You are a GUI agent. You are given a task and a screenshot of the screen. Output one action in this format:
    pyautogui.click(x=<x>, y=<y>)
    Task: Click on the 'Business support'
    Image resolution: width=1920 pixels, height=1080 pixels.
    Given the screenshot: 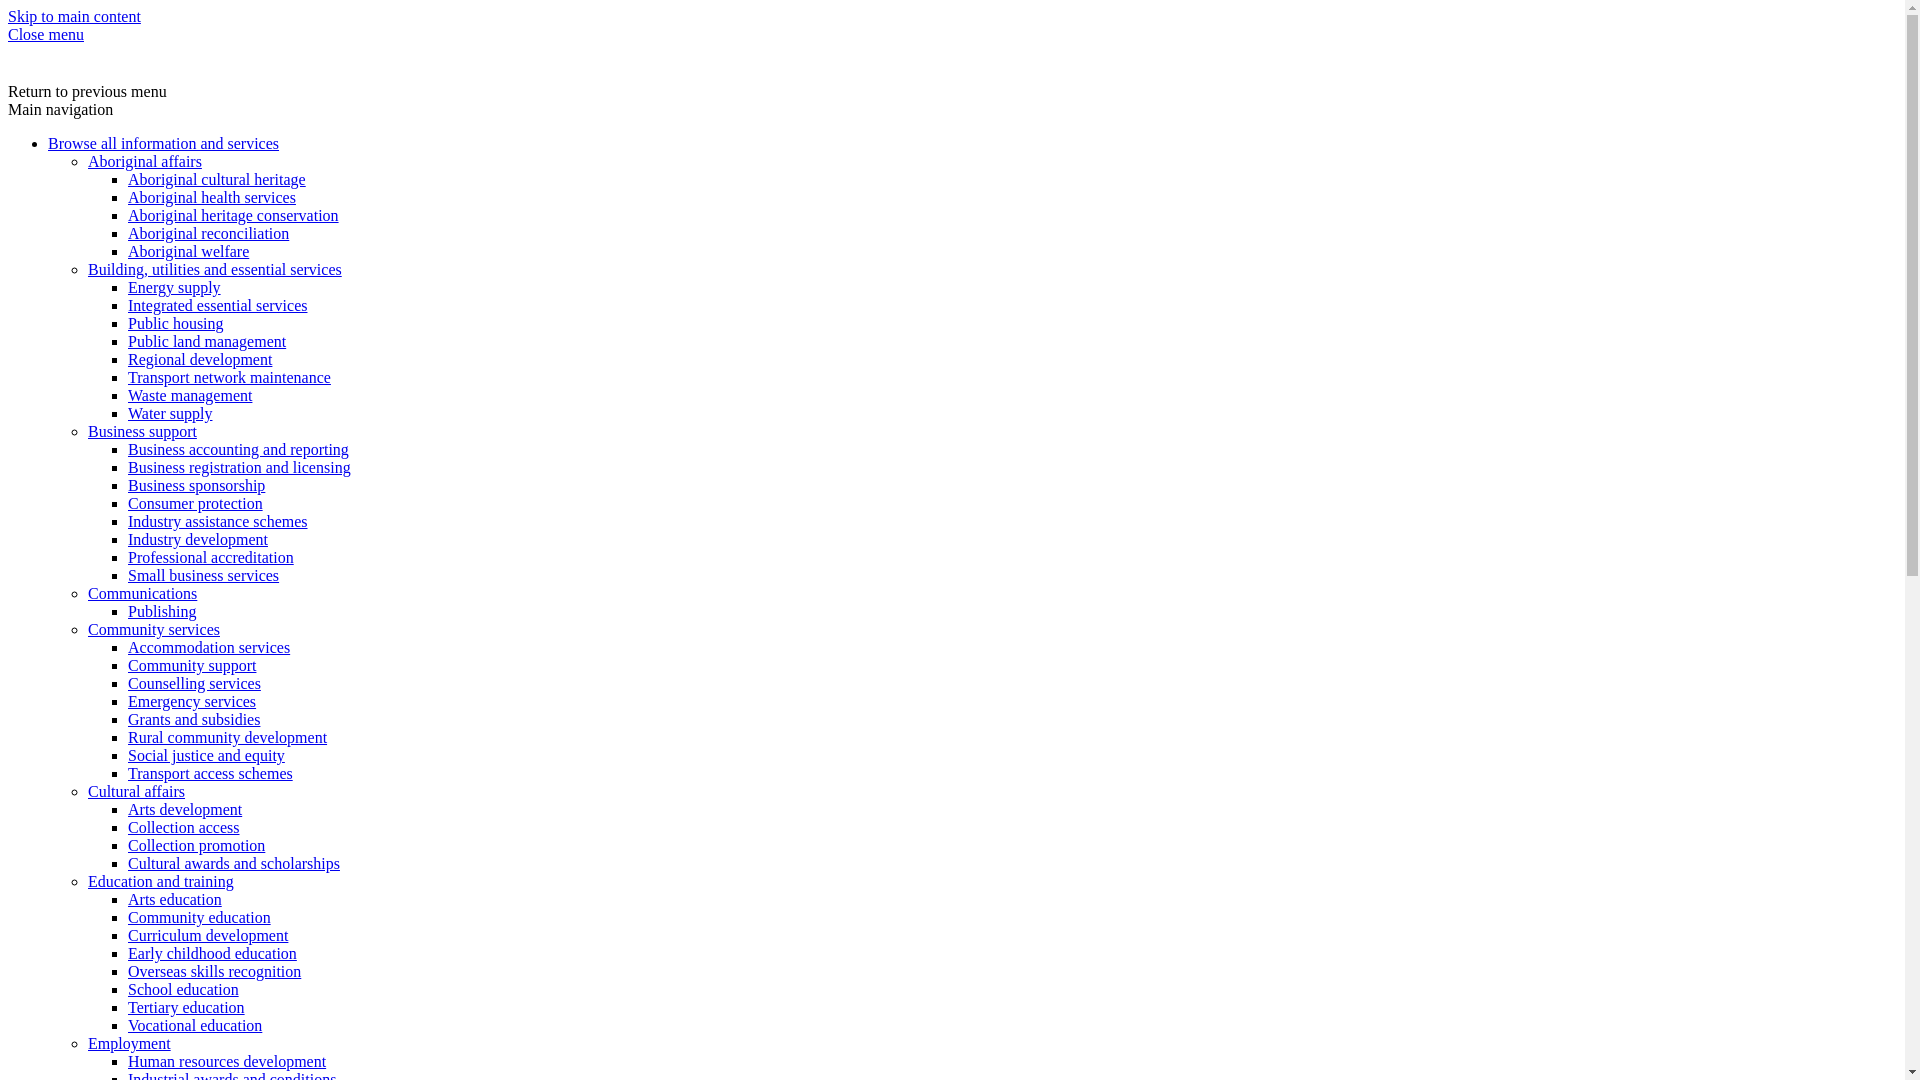 What is the action you would take?
    pyautogui.click(x=141, y=430)
    